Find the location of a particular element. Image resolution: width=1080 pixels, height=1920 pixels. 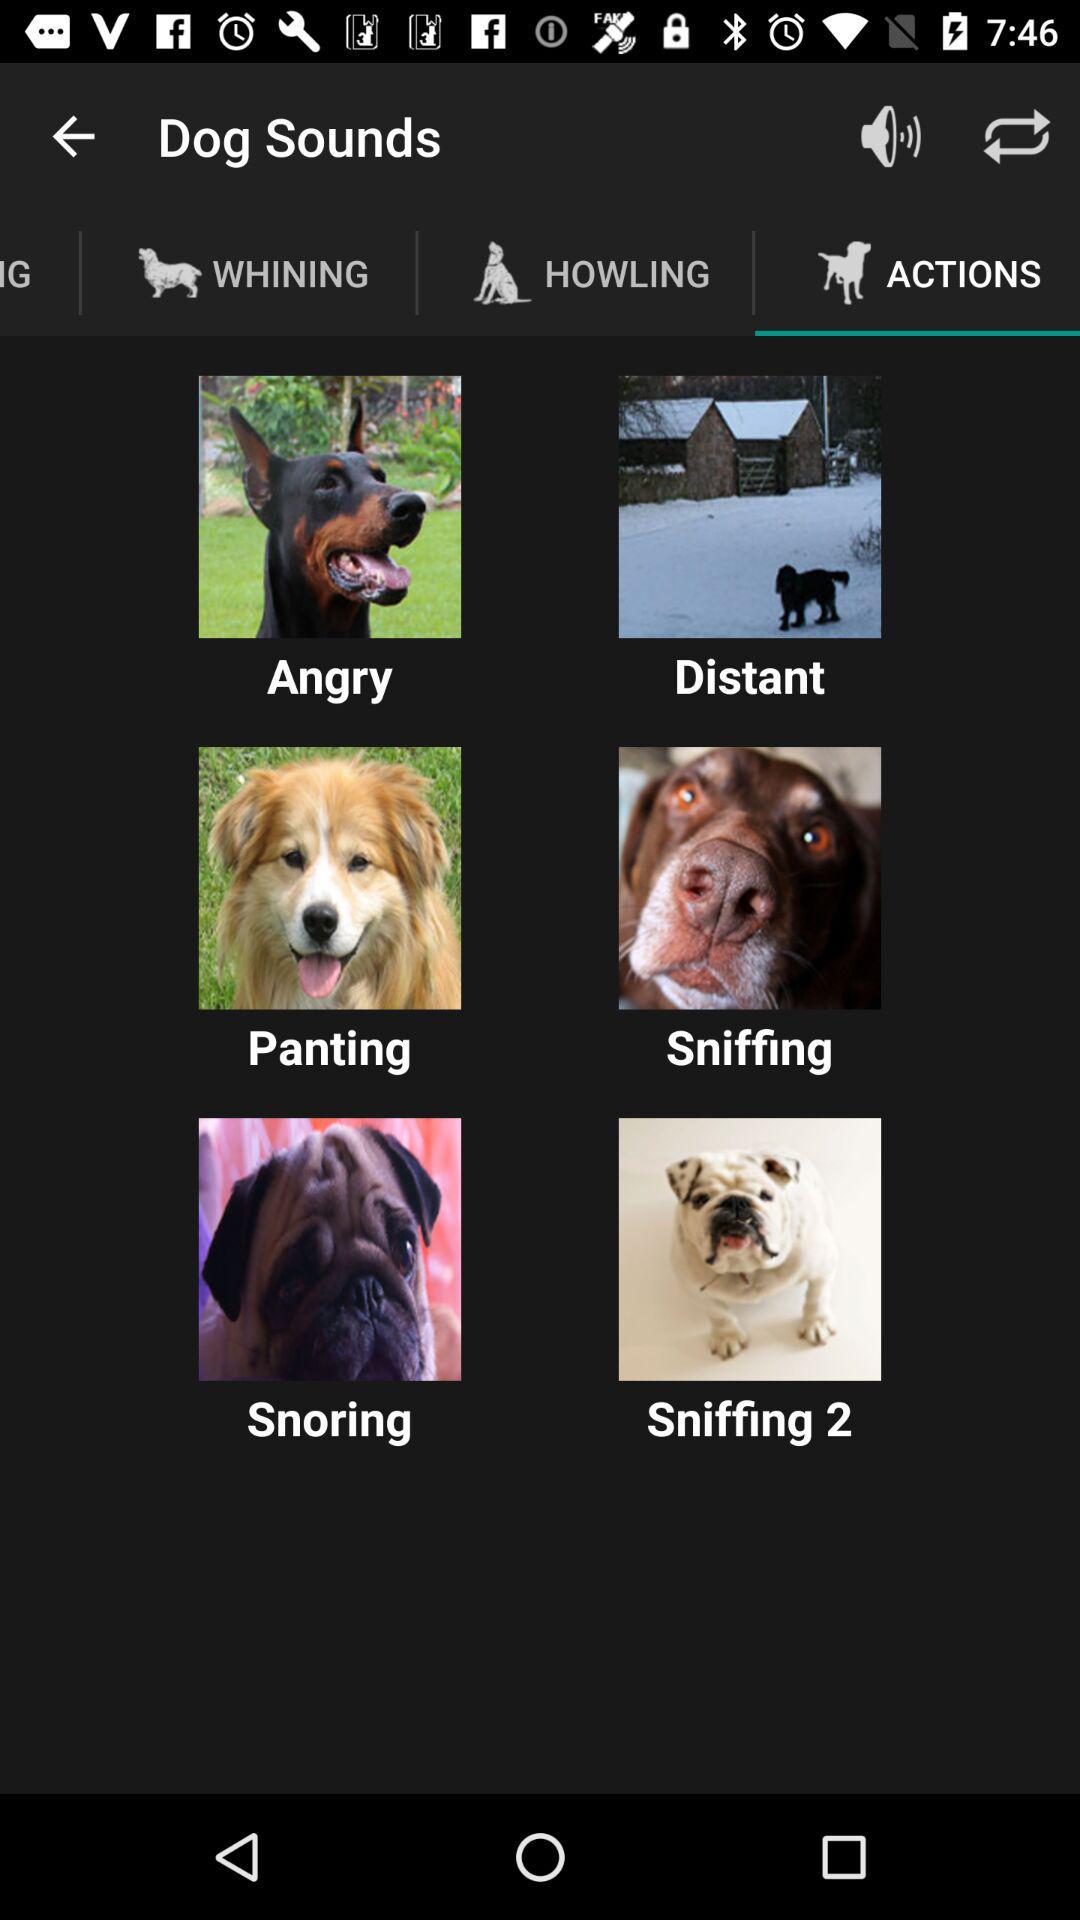

picture is located at coordinates (749, 507).